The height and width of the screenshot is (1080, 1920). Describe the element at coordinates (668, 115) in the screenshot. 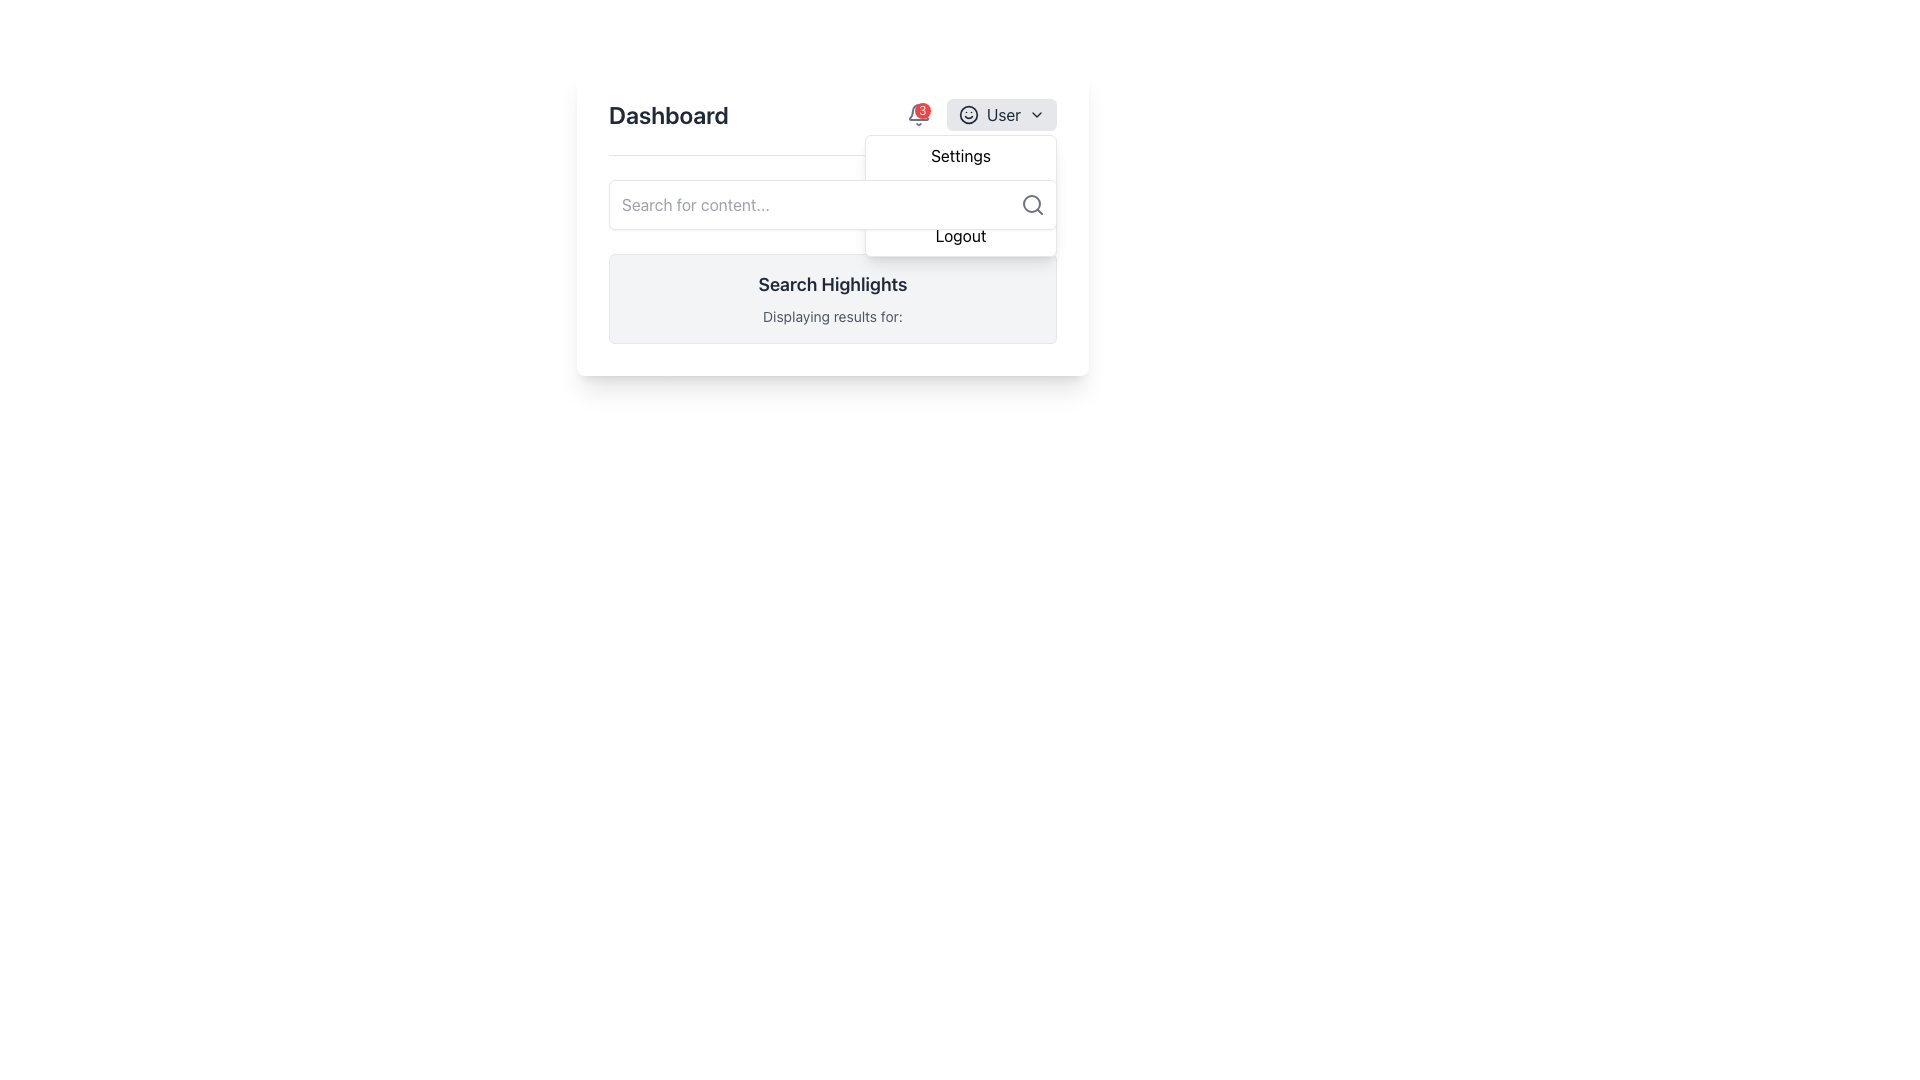

I see `text contained in the 'Dashboard' Text Label located in the top-left section of the header component` at that location.